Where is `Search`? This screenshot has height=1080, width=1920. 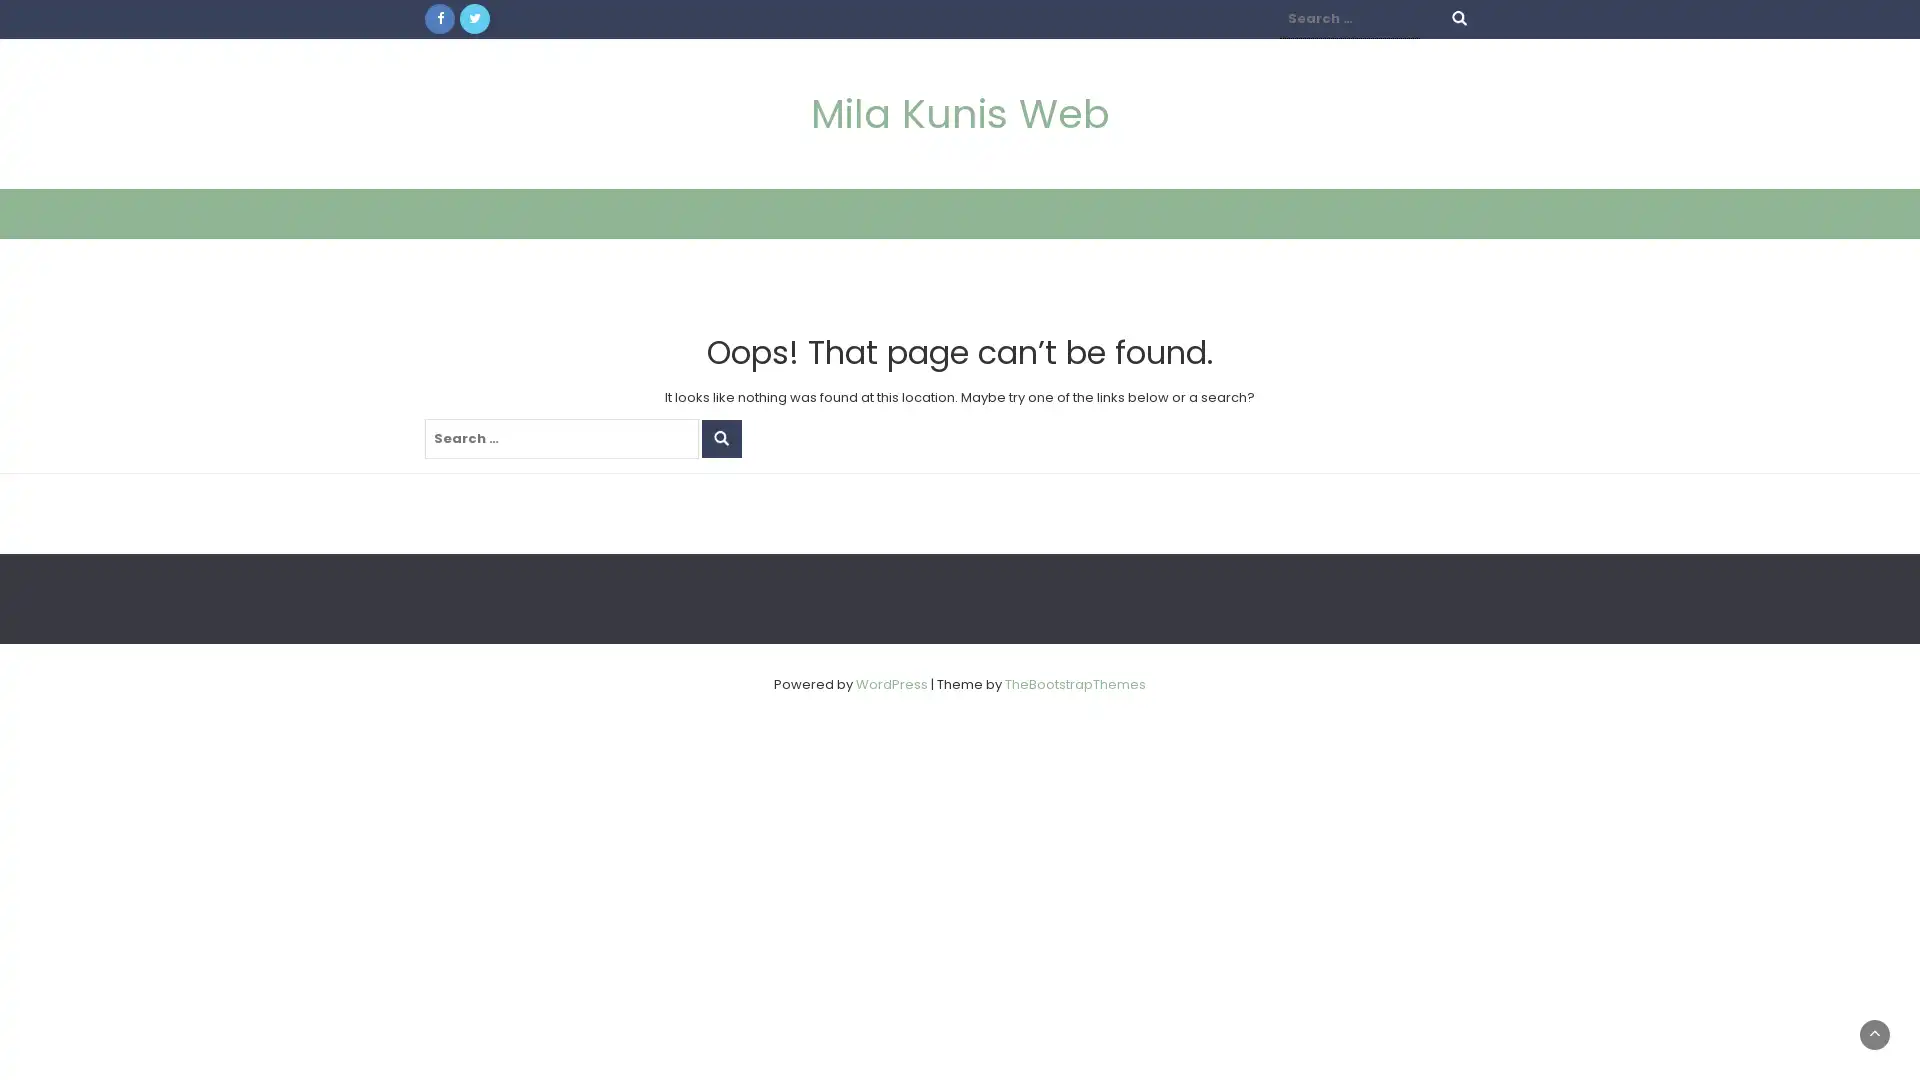 Search is located at coordinates (720, 438).